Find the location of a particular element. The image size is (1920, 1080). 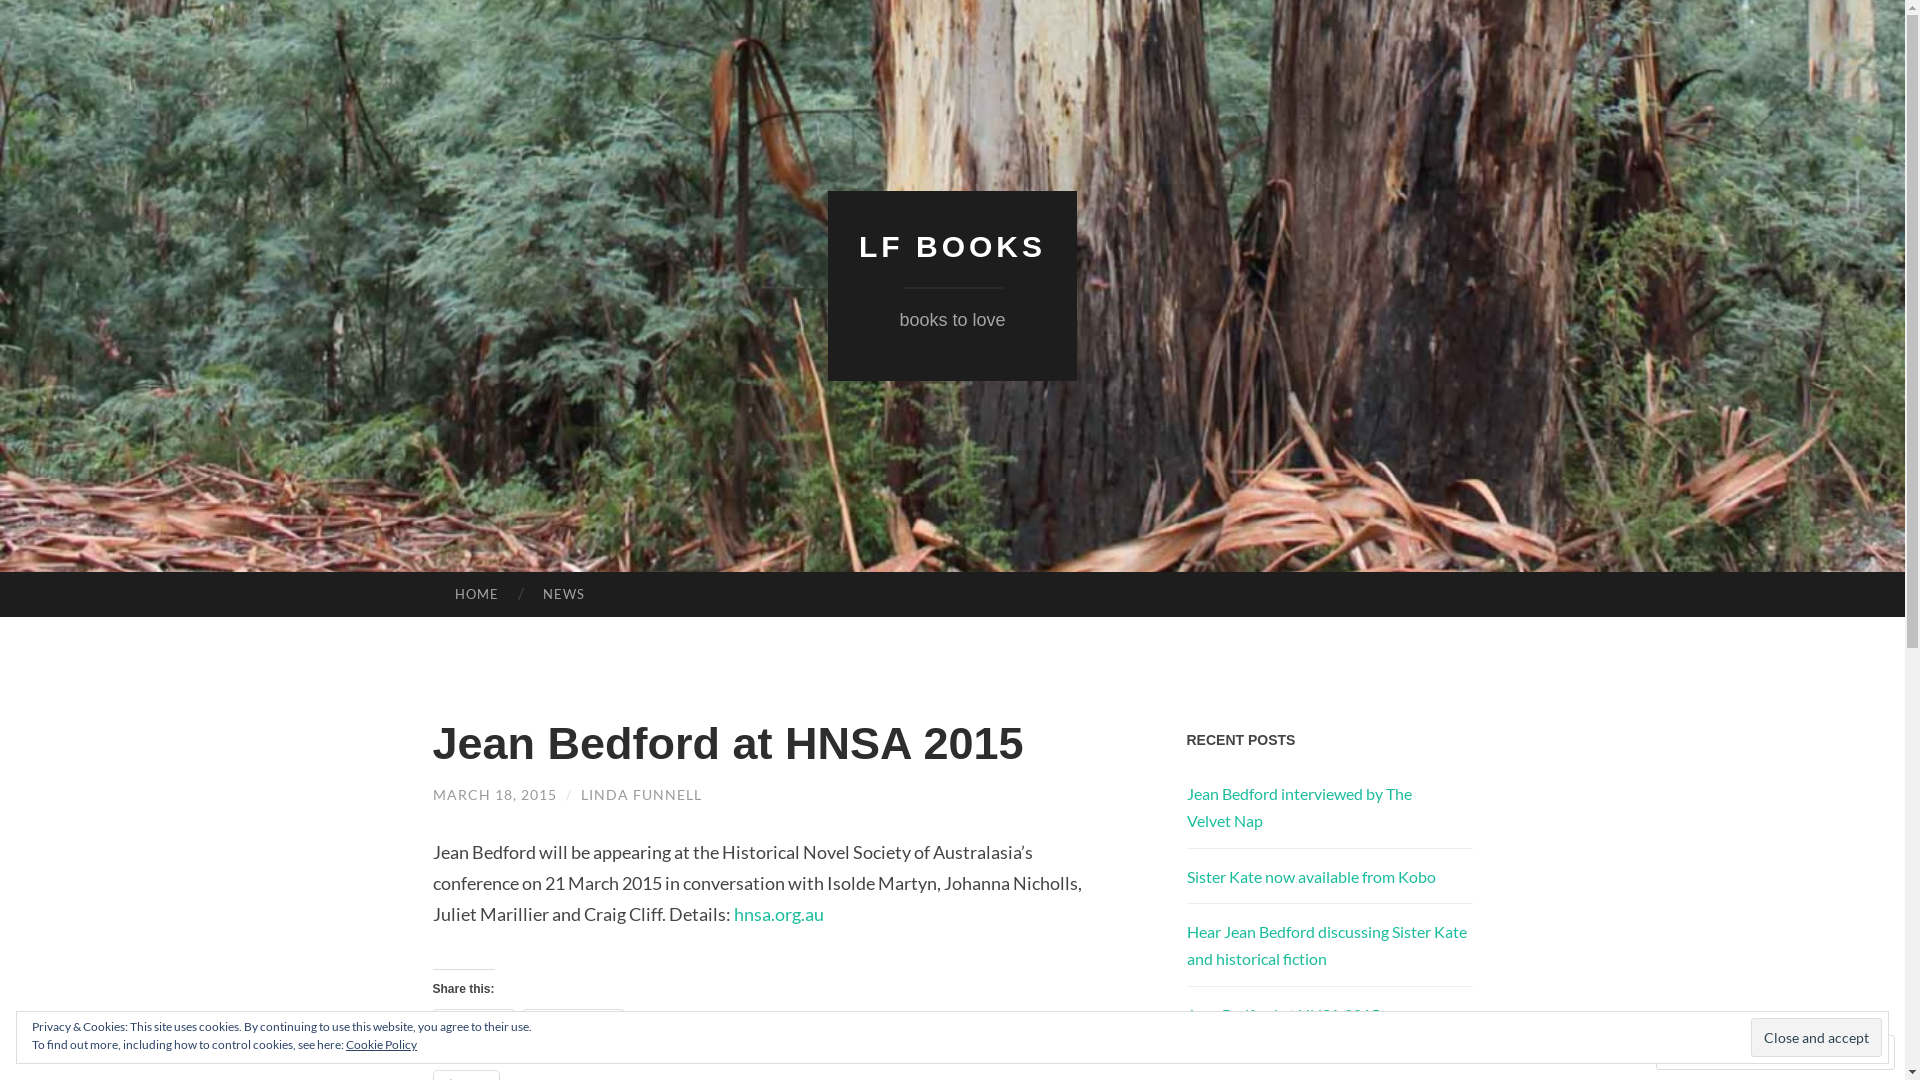

'MARCH 18, 2015' is located at coordinates (431, 793).